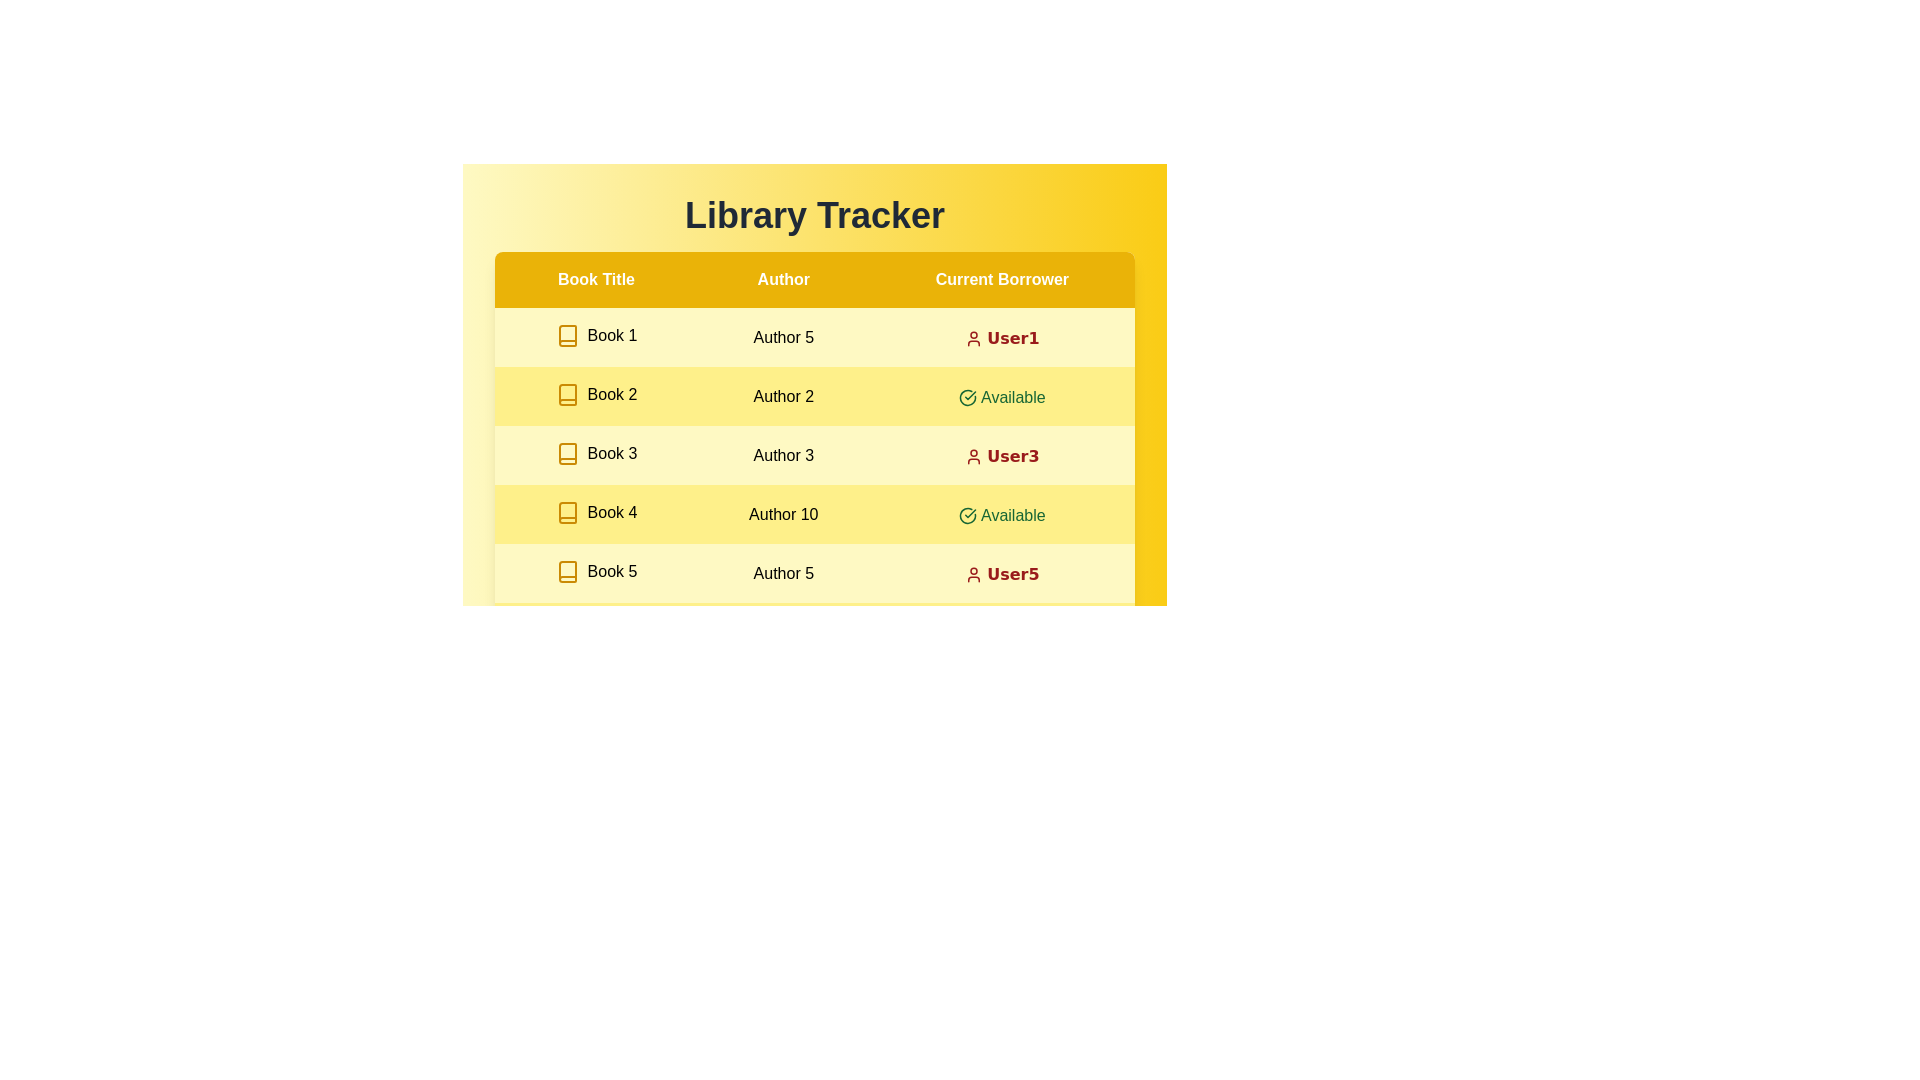  Describe the element at coordinates (595, 512) in the screenshot. I see `the book title Book 4 to inspect its details` at that location.